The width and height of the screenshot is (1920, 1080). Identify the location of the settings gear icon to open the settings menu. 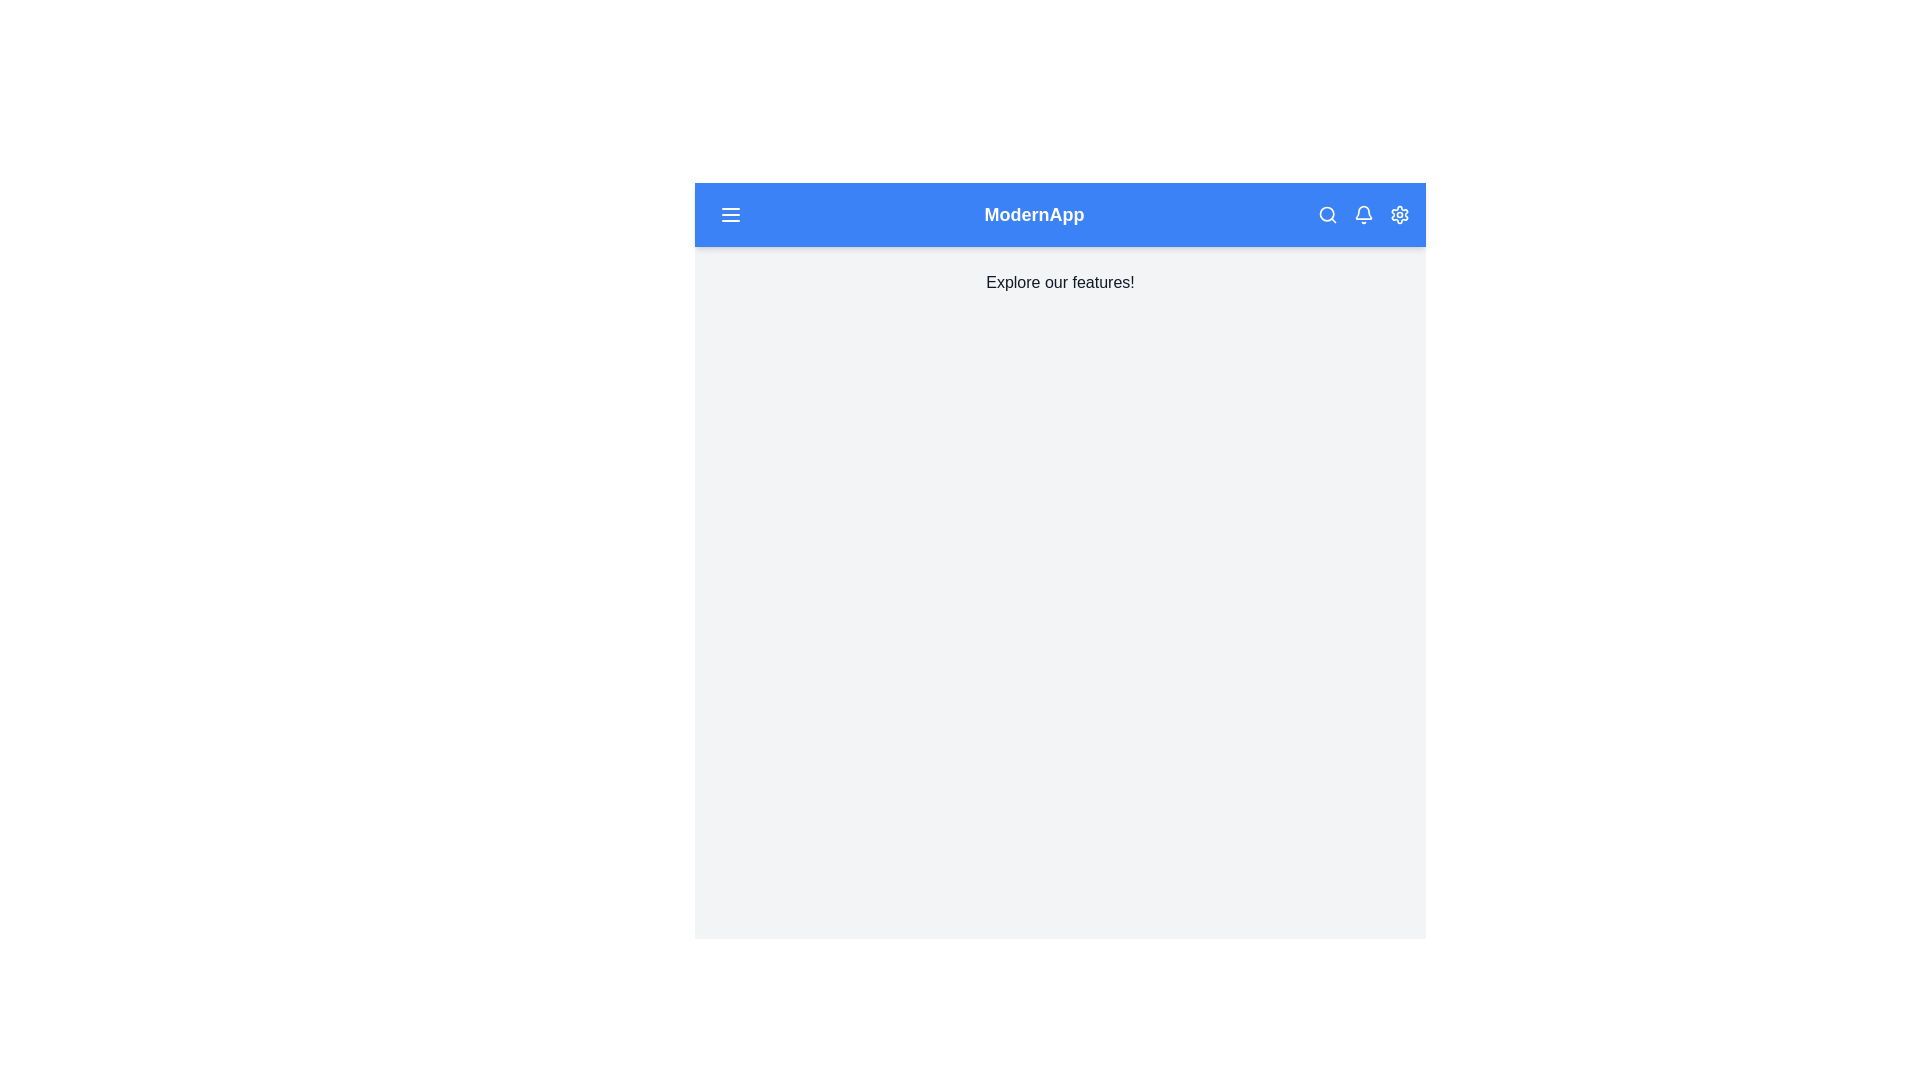
(1399, 215).